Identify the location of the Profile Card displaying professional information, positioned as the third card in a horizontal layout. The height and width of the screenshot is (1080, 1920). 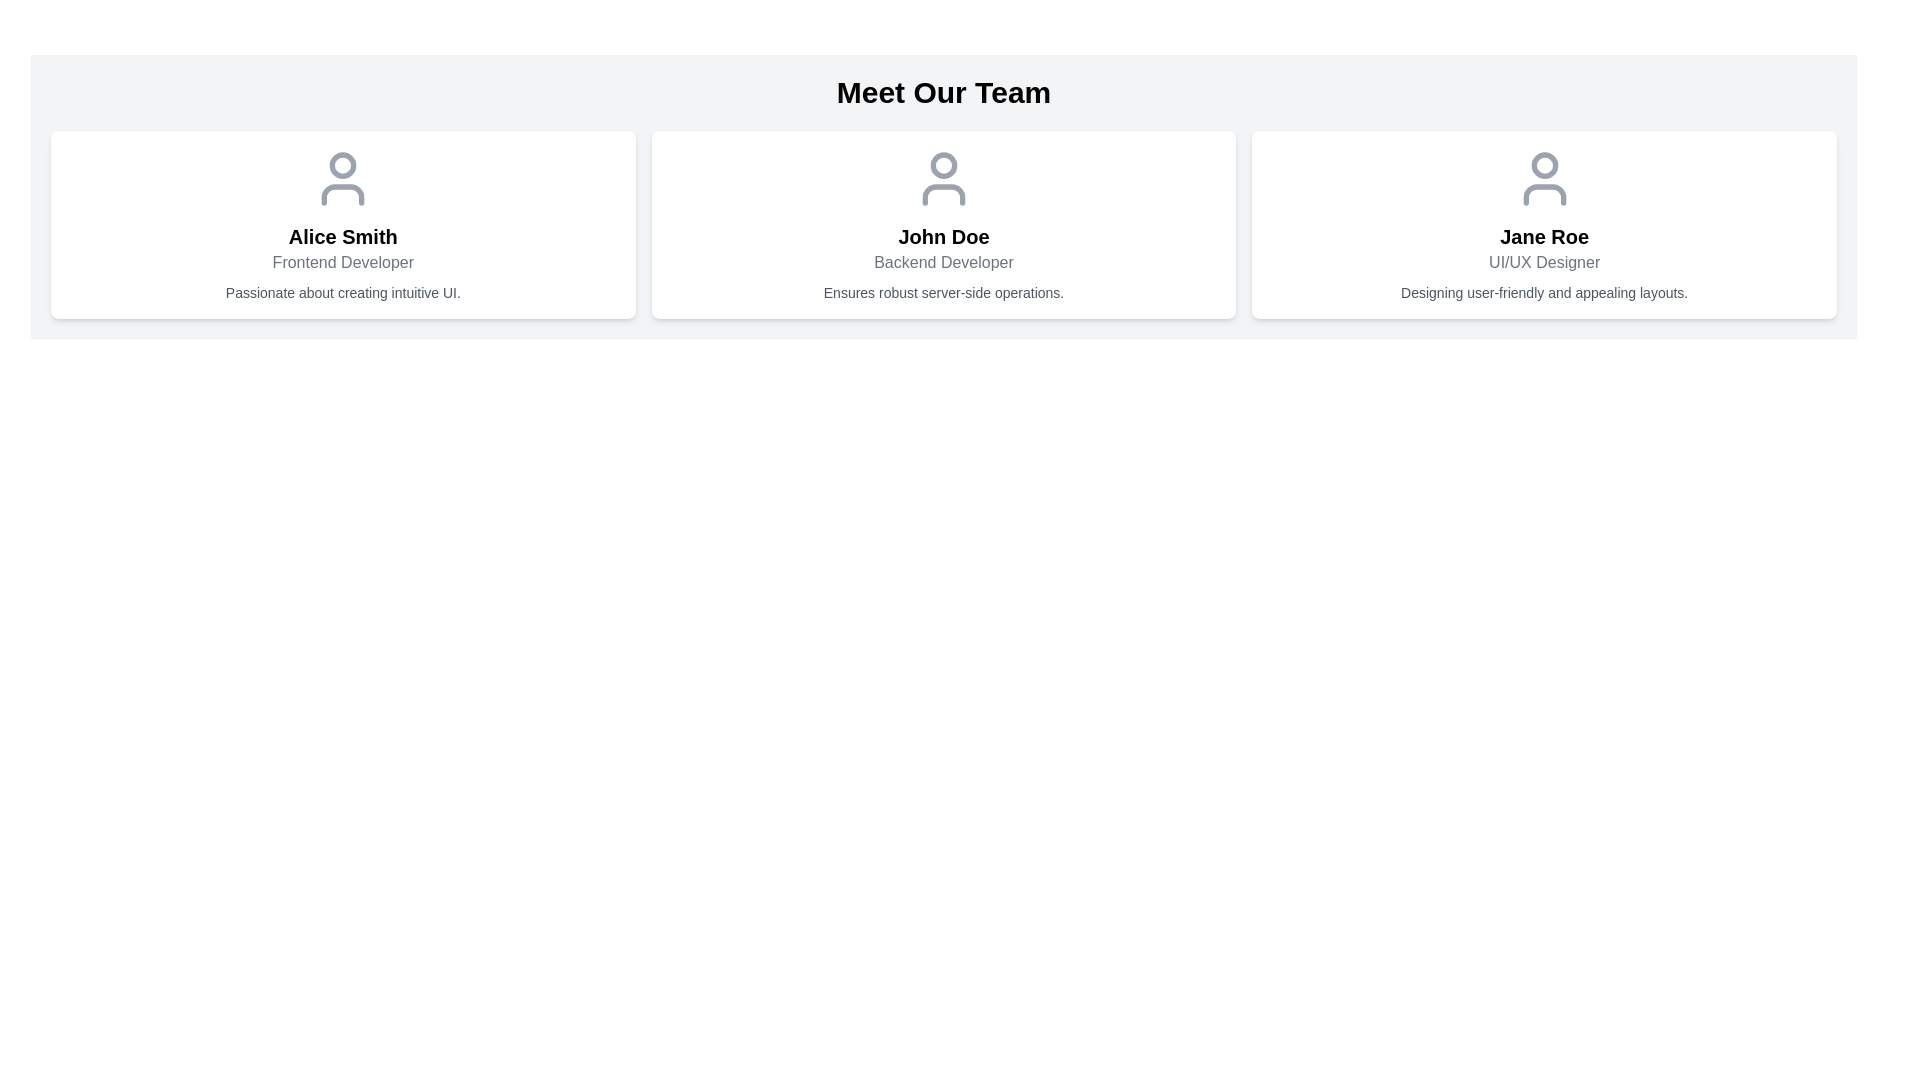
(1543, 224).